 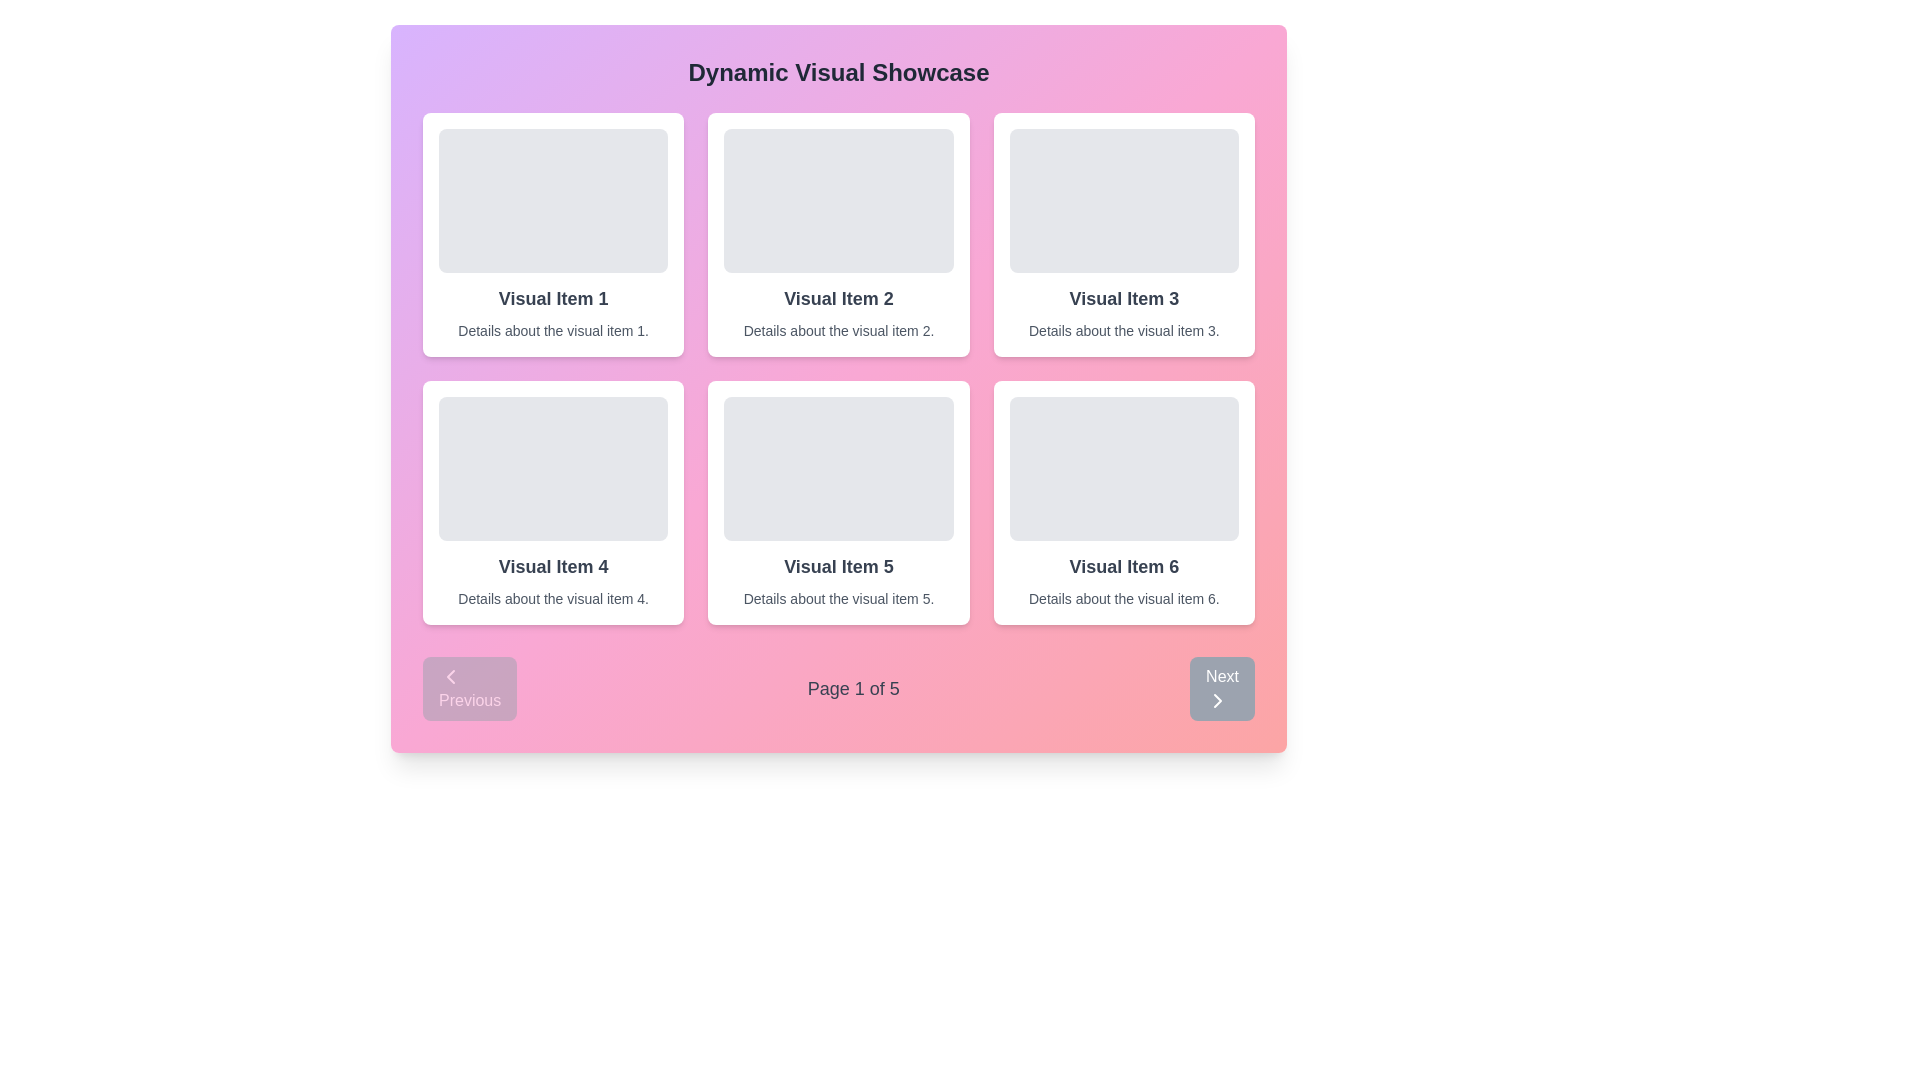 I want to click on the Text Label that serves as a title for the associated card component located in the first column of the second row in a grid layout, so click(x=553, y=567).